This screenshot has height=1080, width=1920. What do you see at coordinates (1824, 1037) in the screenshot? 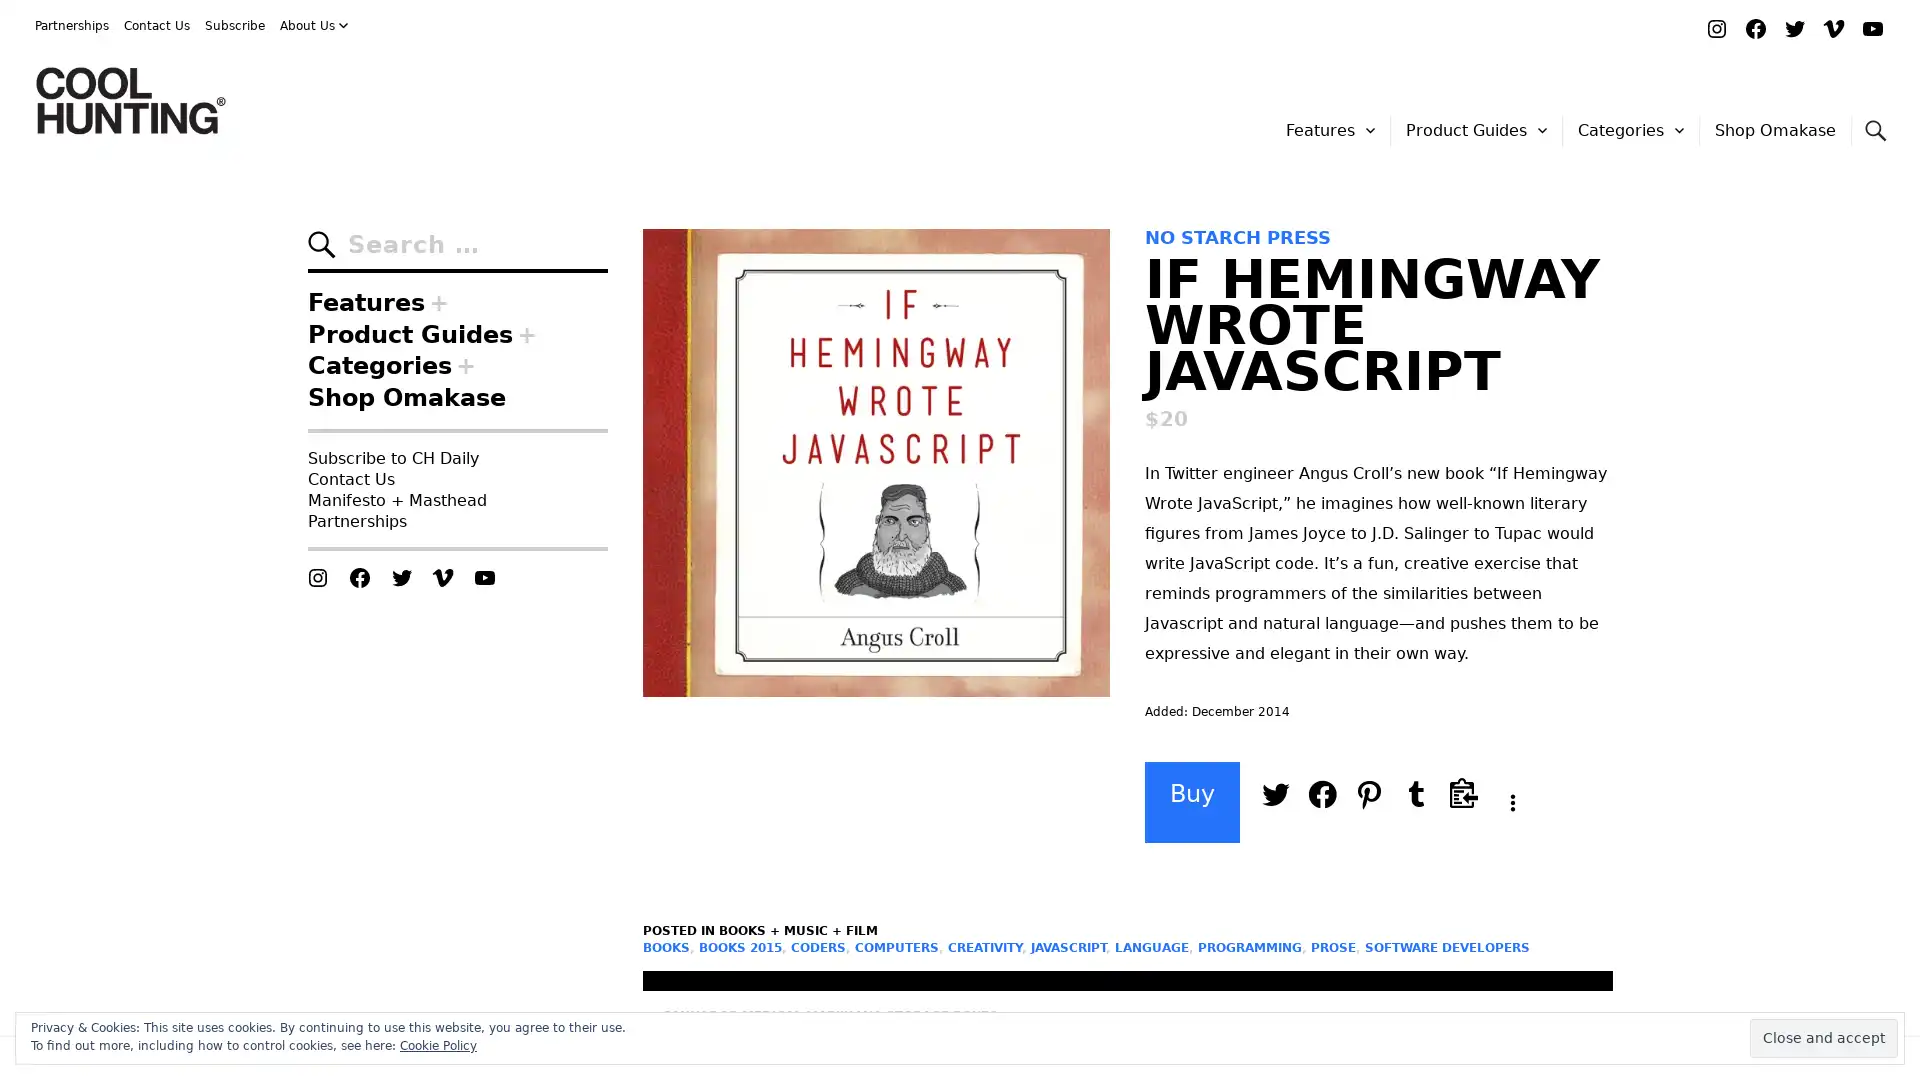
I see `Close and accept` at bounding box center [1824, 1037].